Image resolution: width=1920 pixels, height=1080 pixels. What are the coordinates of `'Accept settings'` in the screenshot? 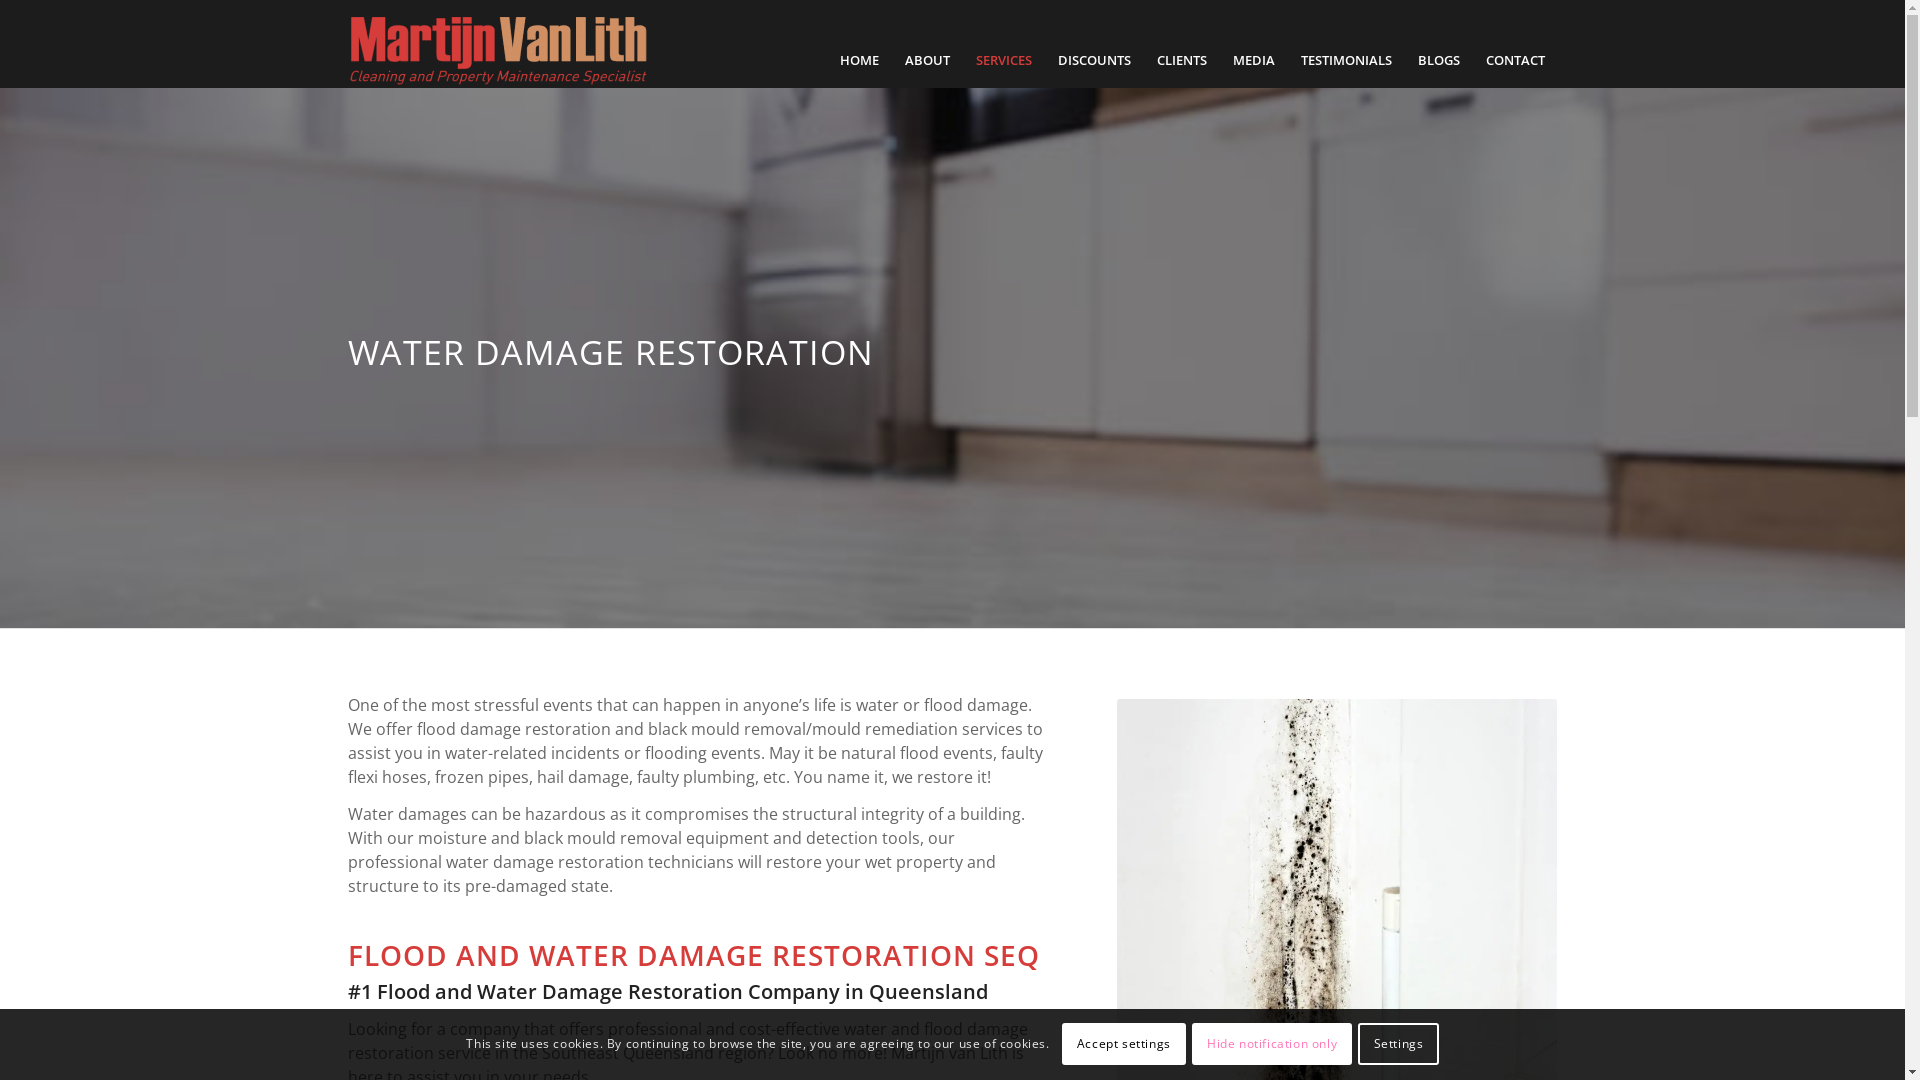 It's located at (1123, 1043).